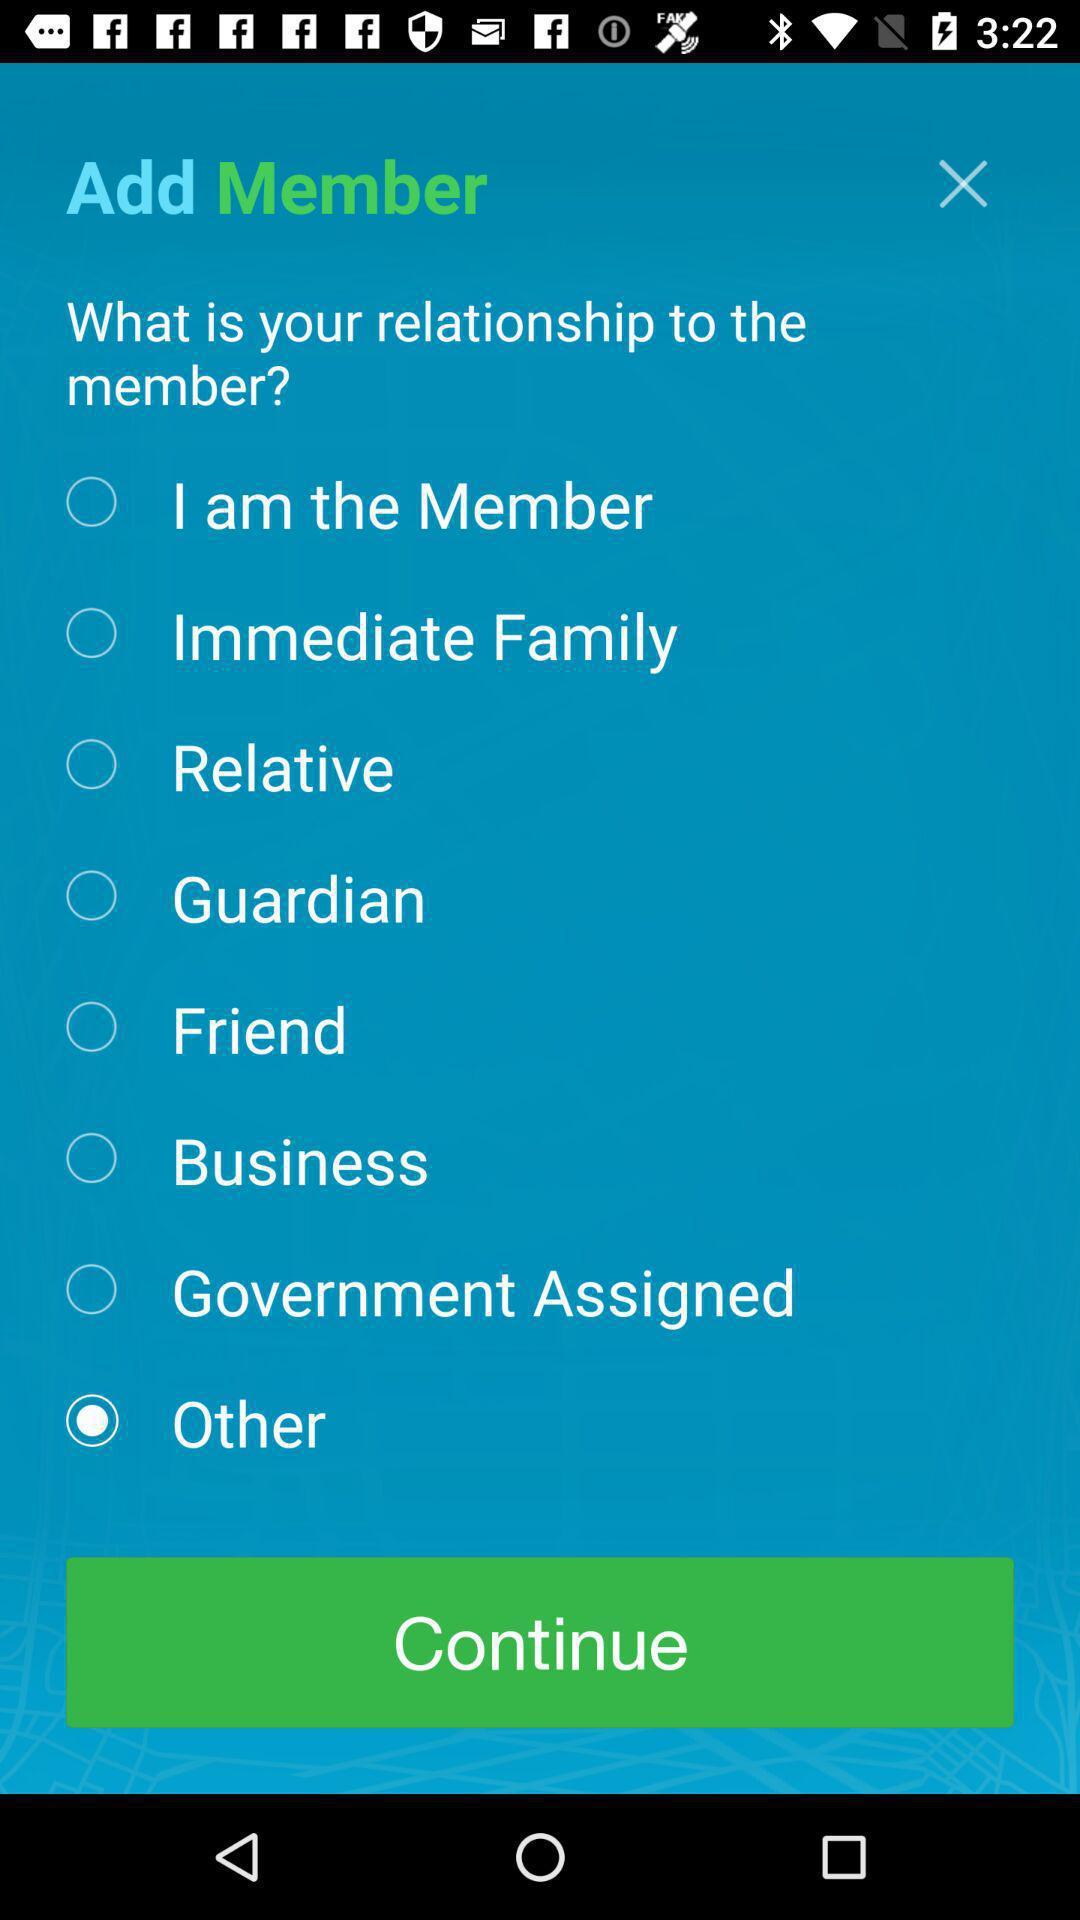 This screenshot has width=1080, height=1920. I want to click on the government assigned item, so click(483, 1290).